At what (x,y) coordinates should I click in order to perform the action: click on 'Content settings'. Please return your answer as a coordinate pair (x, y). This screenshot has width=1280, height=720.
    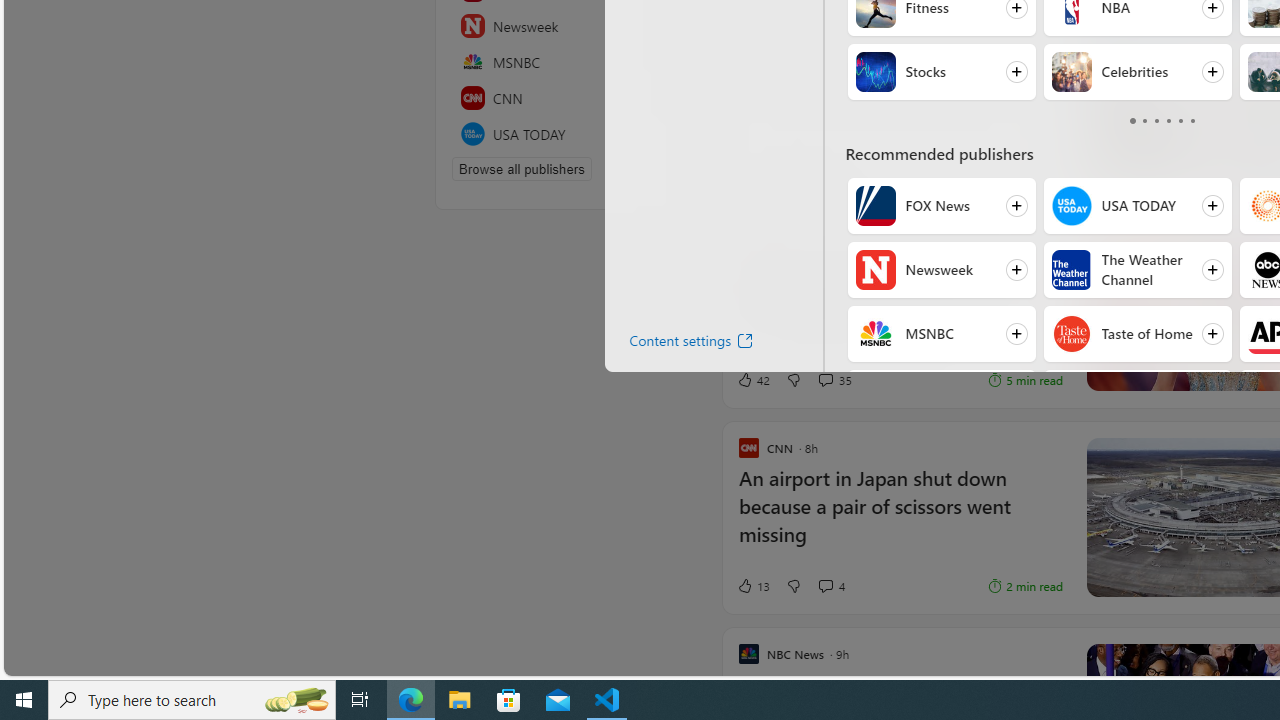
    Looking at the image, I should click on (675, 343).